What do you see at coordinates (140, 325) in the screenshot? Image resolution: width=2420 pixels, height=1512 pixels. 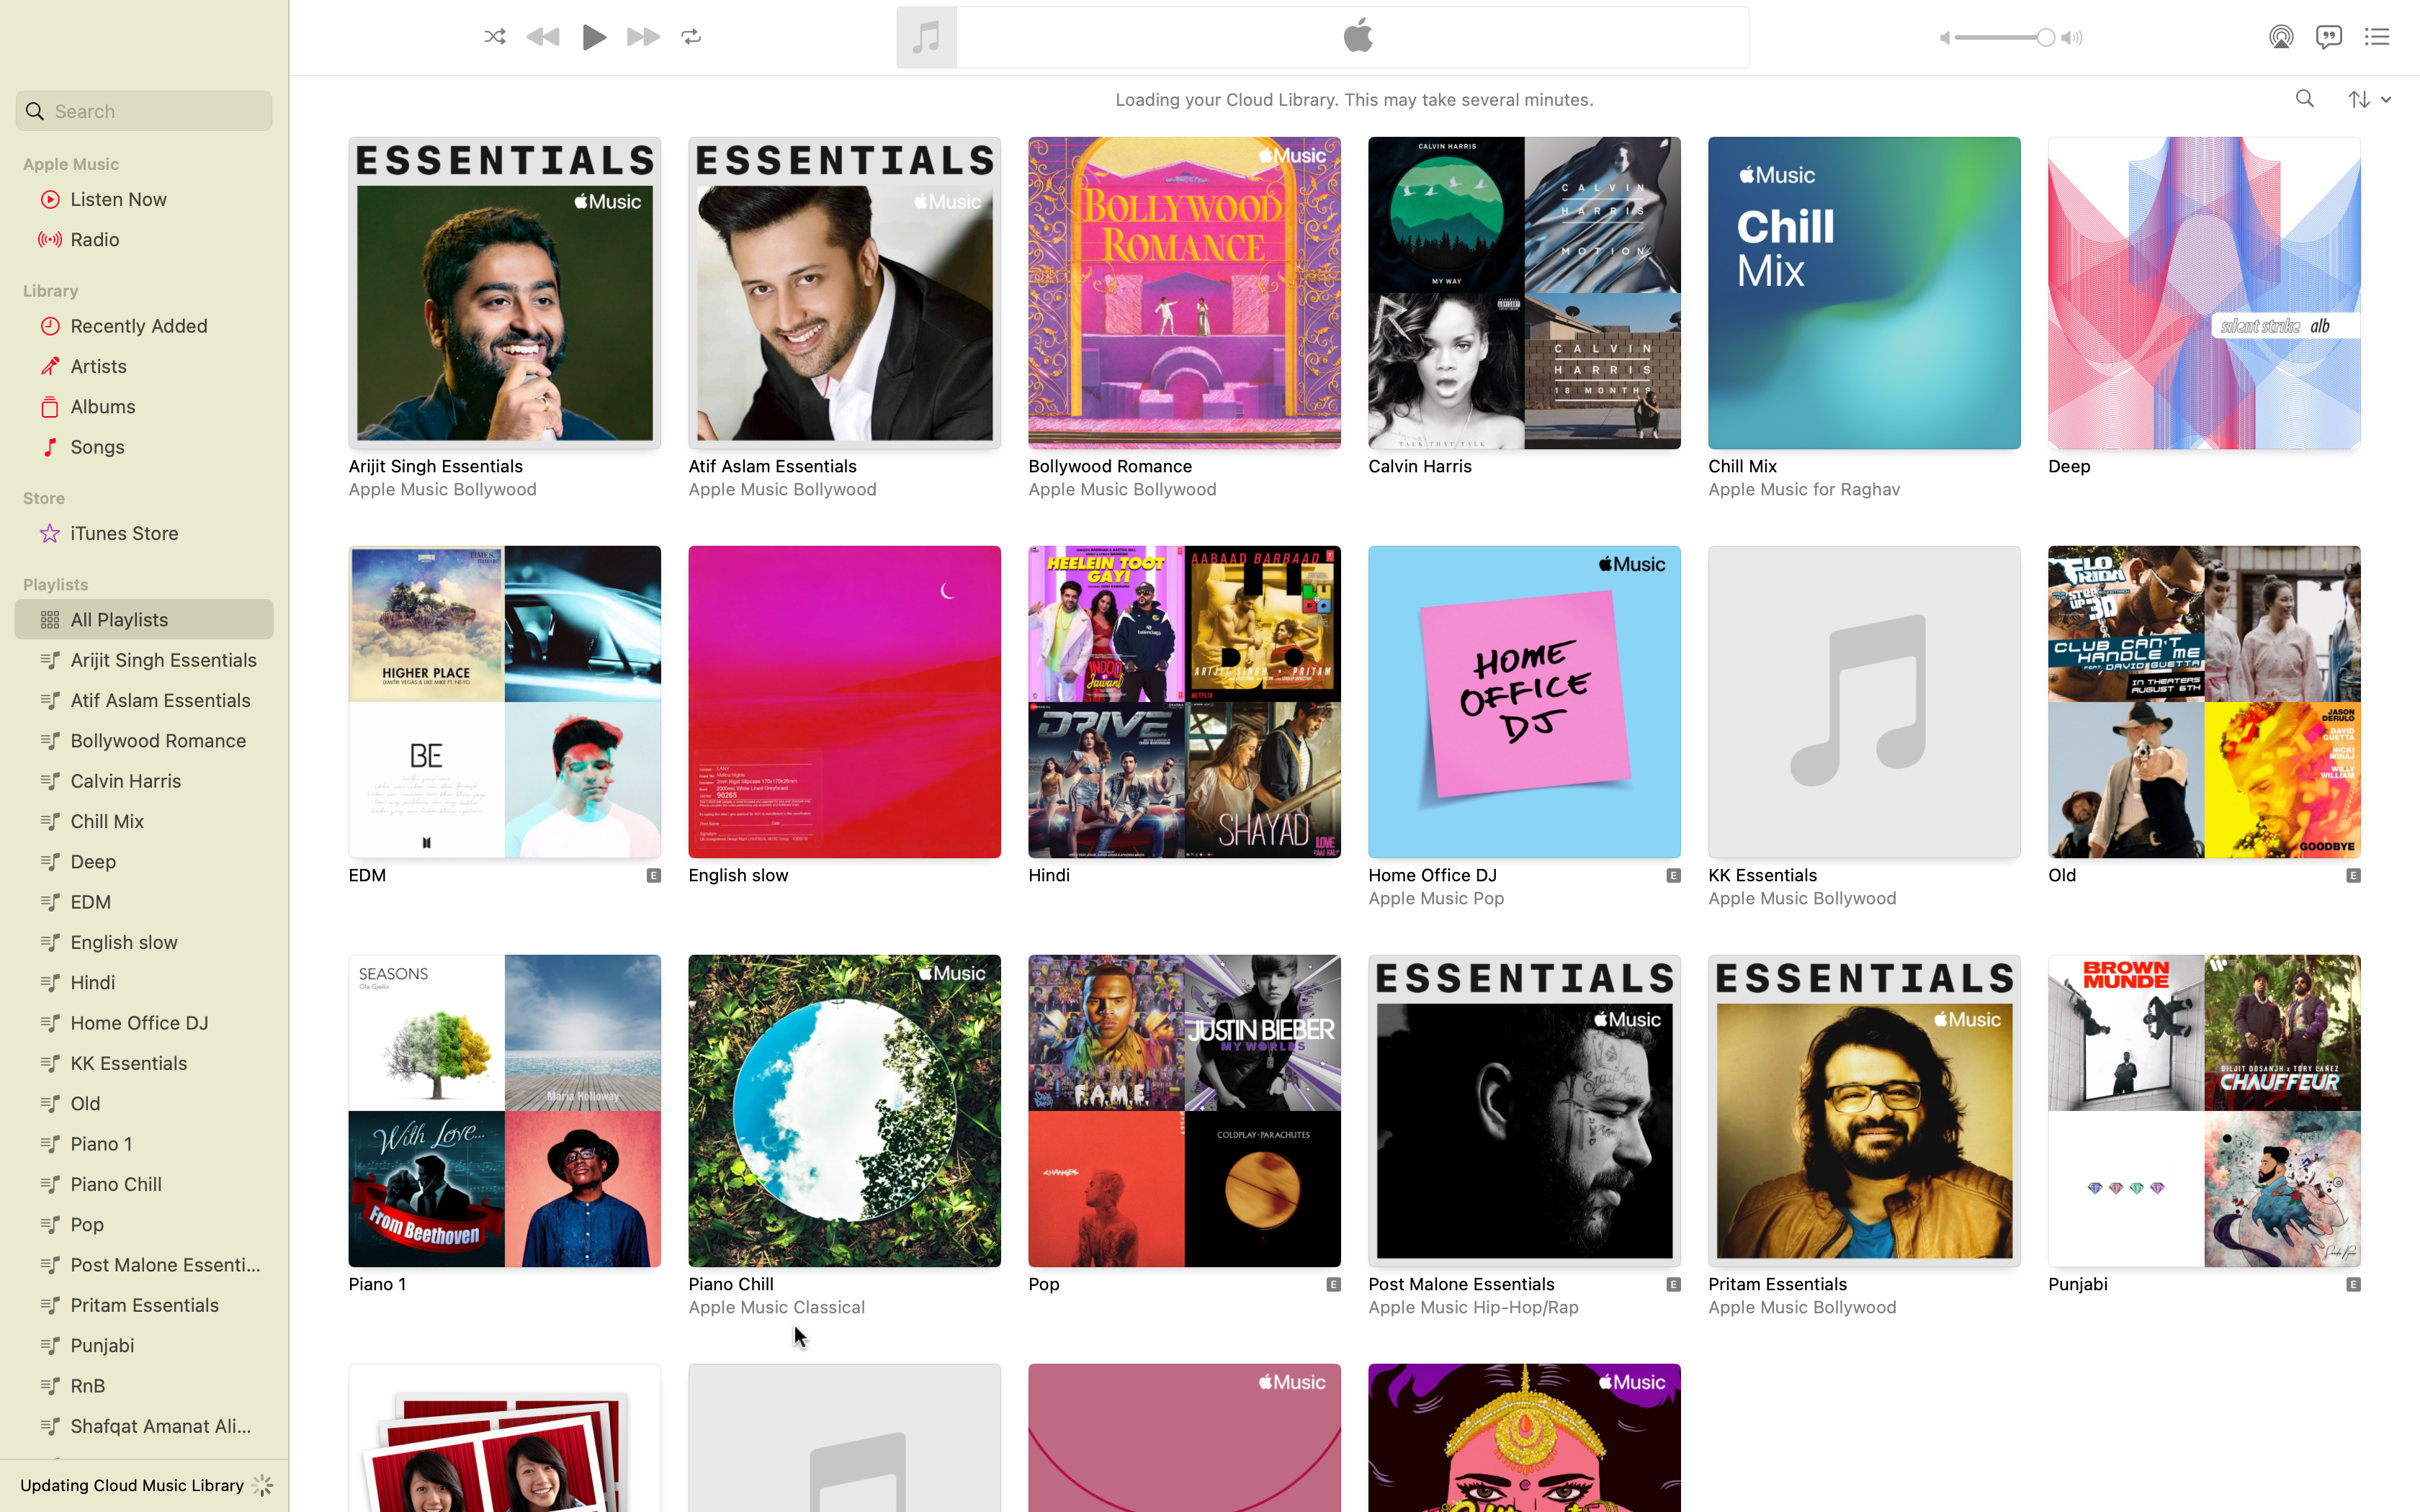 I see `Inspect recently played music tracks` at bounding box center [140, 325].